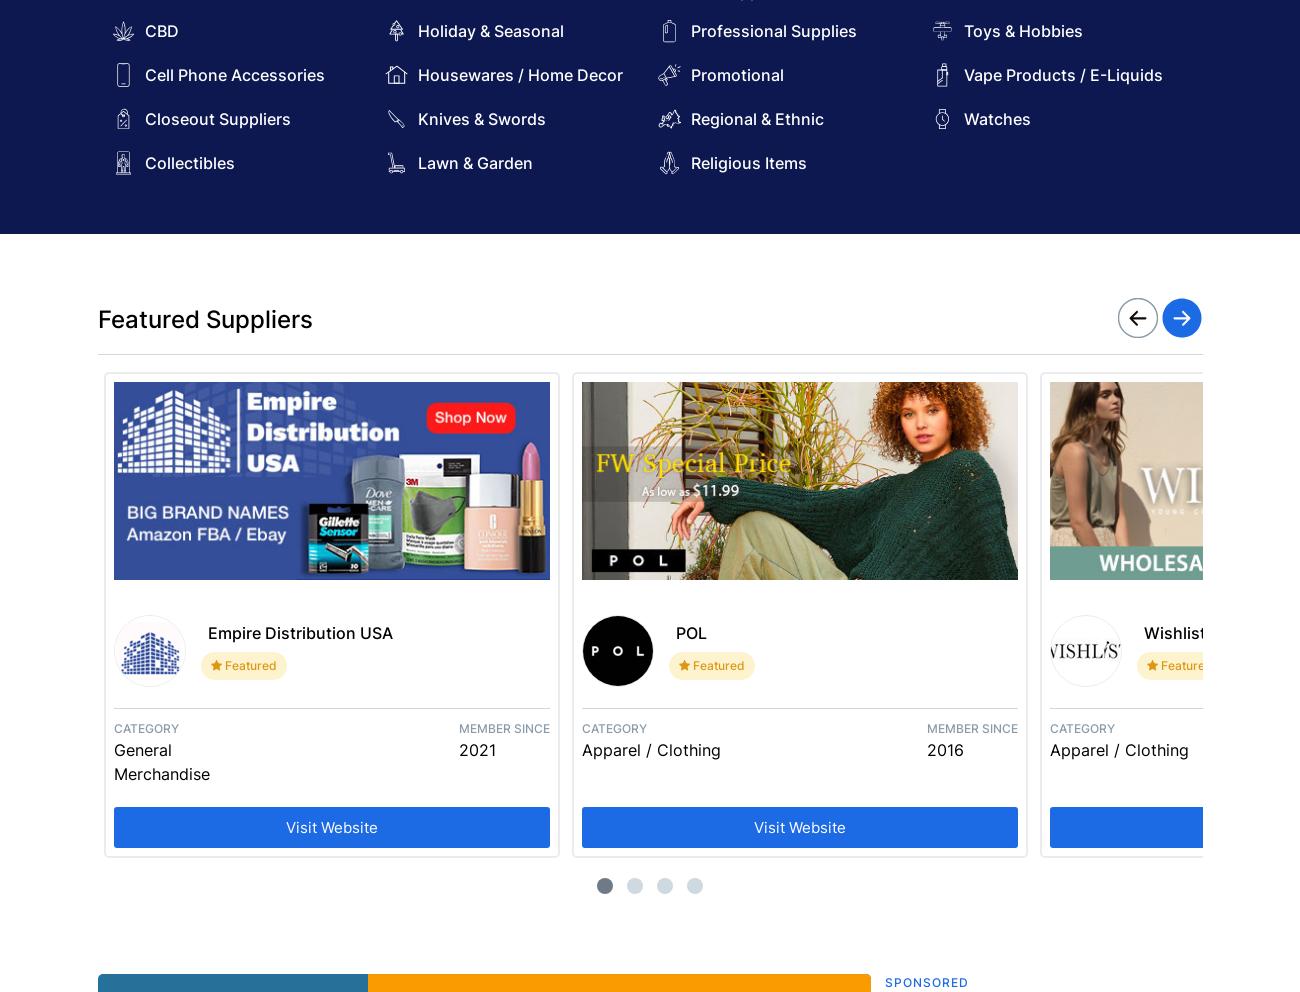 This screenshot has width=1300, height=992. I want to click on 'Empire Distribution USA', so click(299, 632).